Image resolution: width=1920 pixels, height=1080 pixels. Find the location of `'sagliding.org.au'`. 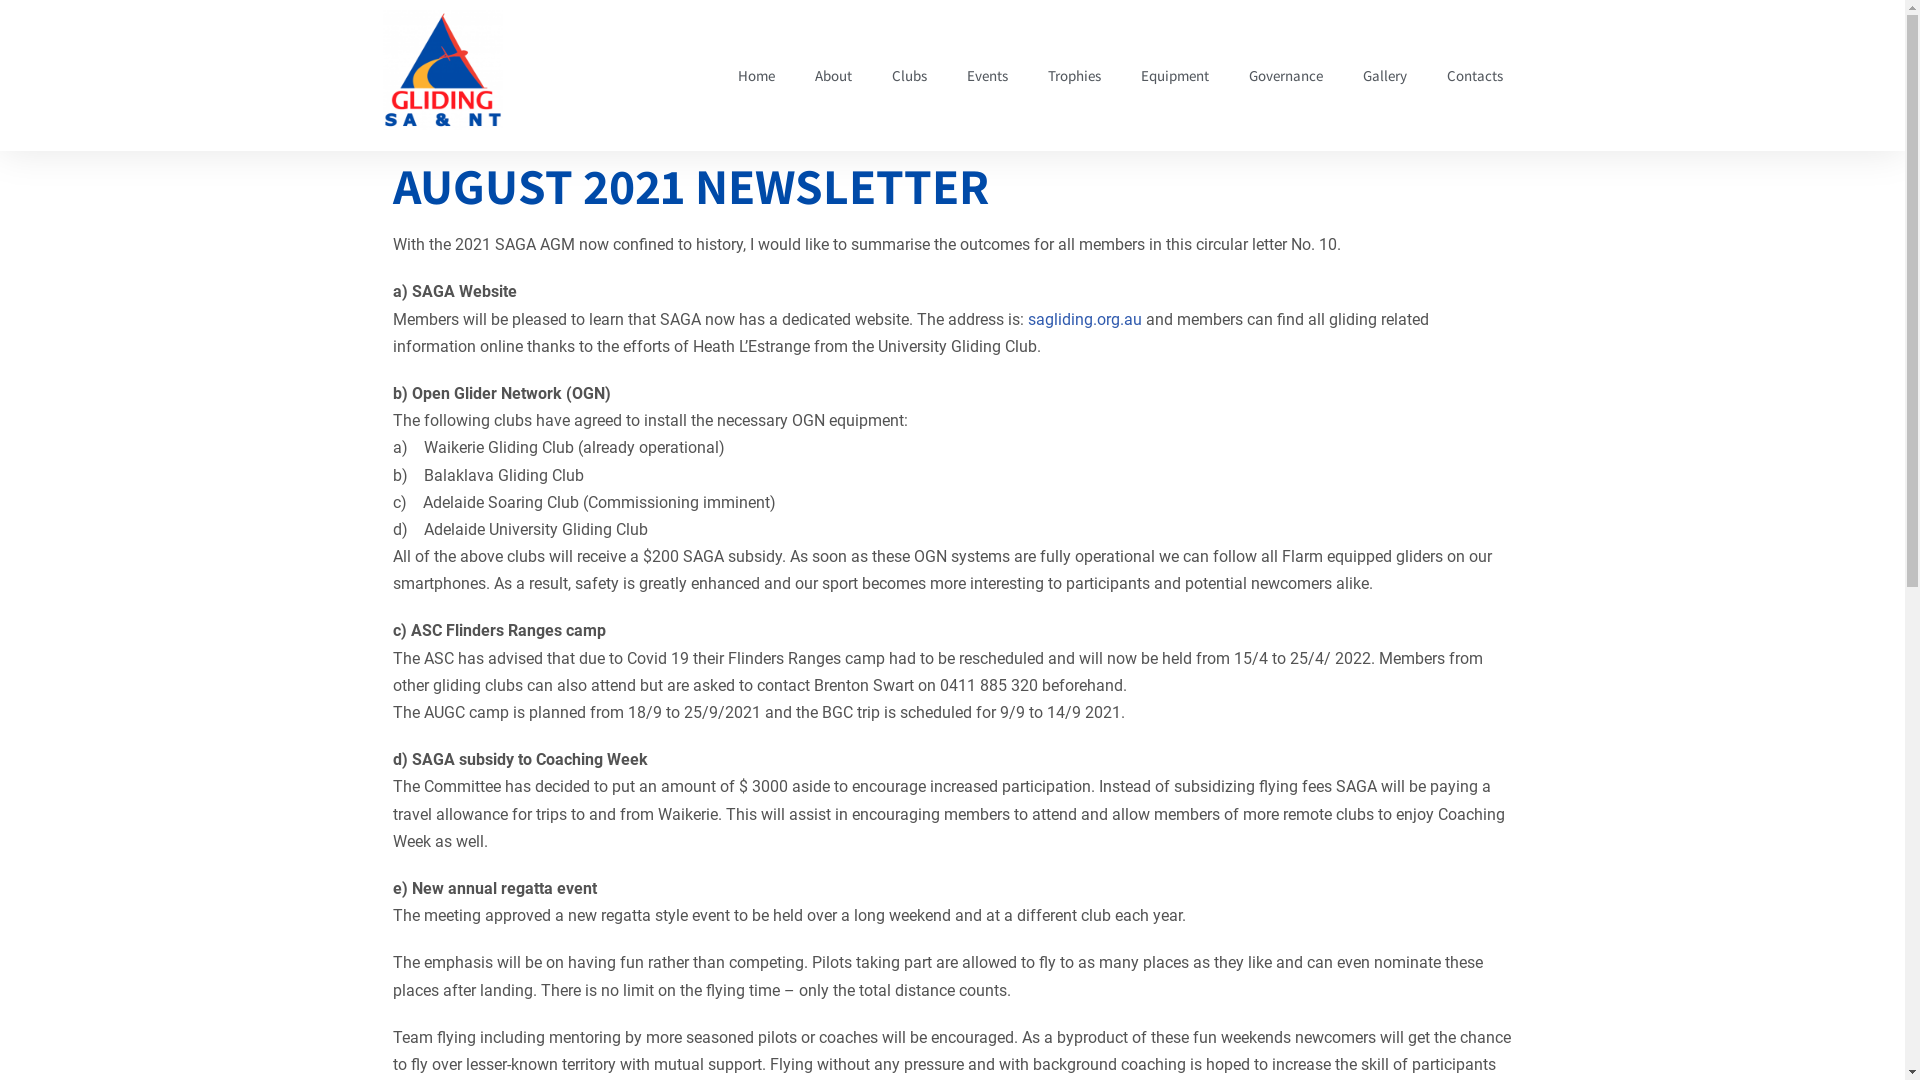

'sagliding.org.au' is located at coordinates (1083, 318).